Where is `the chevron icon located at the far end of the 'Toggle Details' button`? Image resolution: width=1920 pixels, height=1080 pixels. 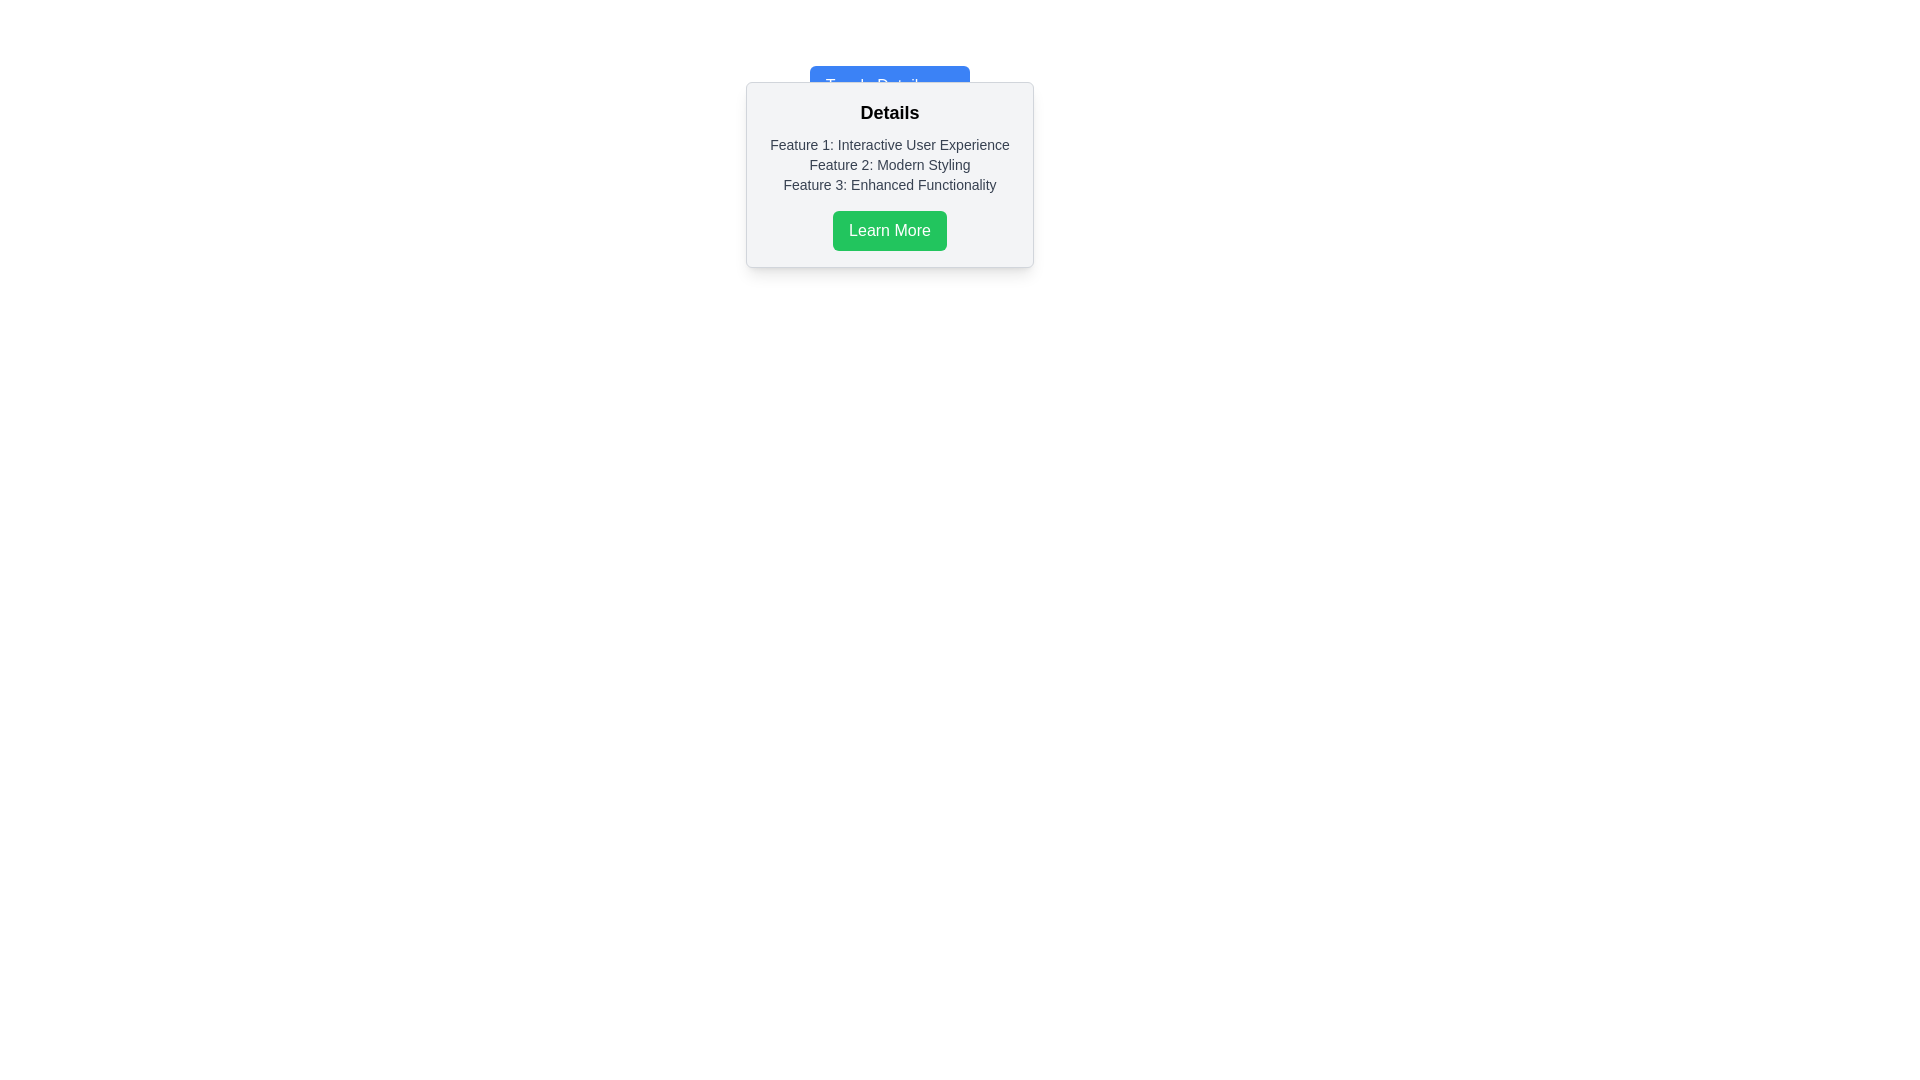 the chevron icon located at the far end of the 'Toggle Details' button is located at coordinates (943, 84).